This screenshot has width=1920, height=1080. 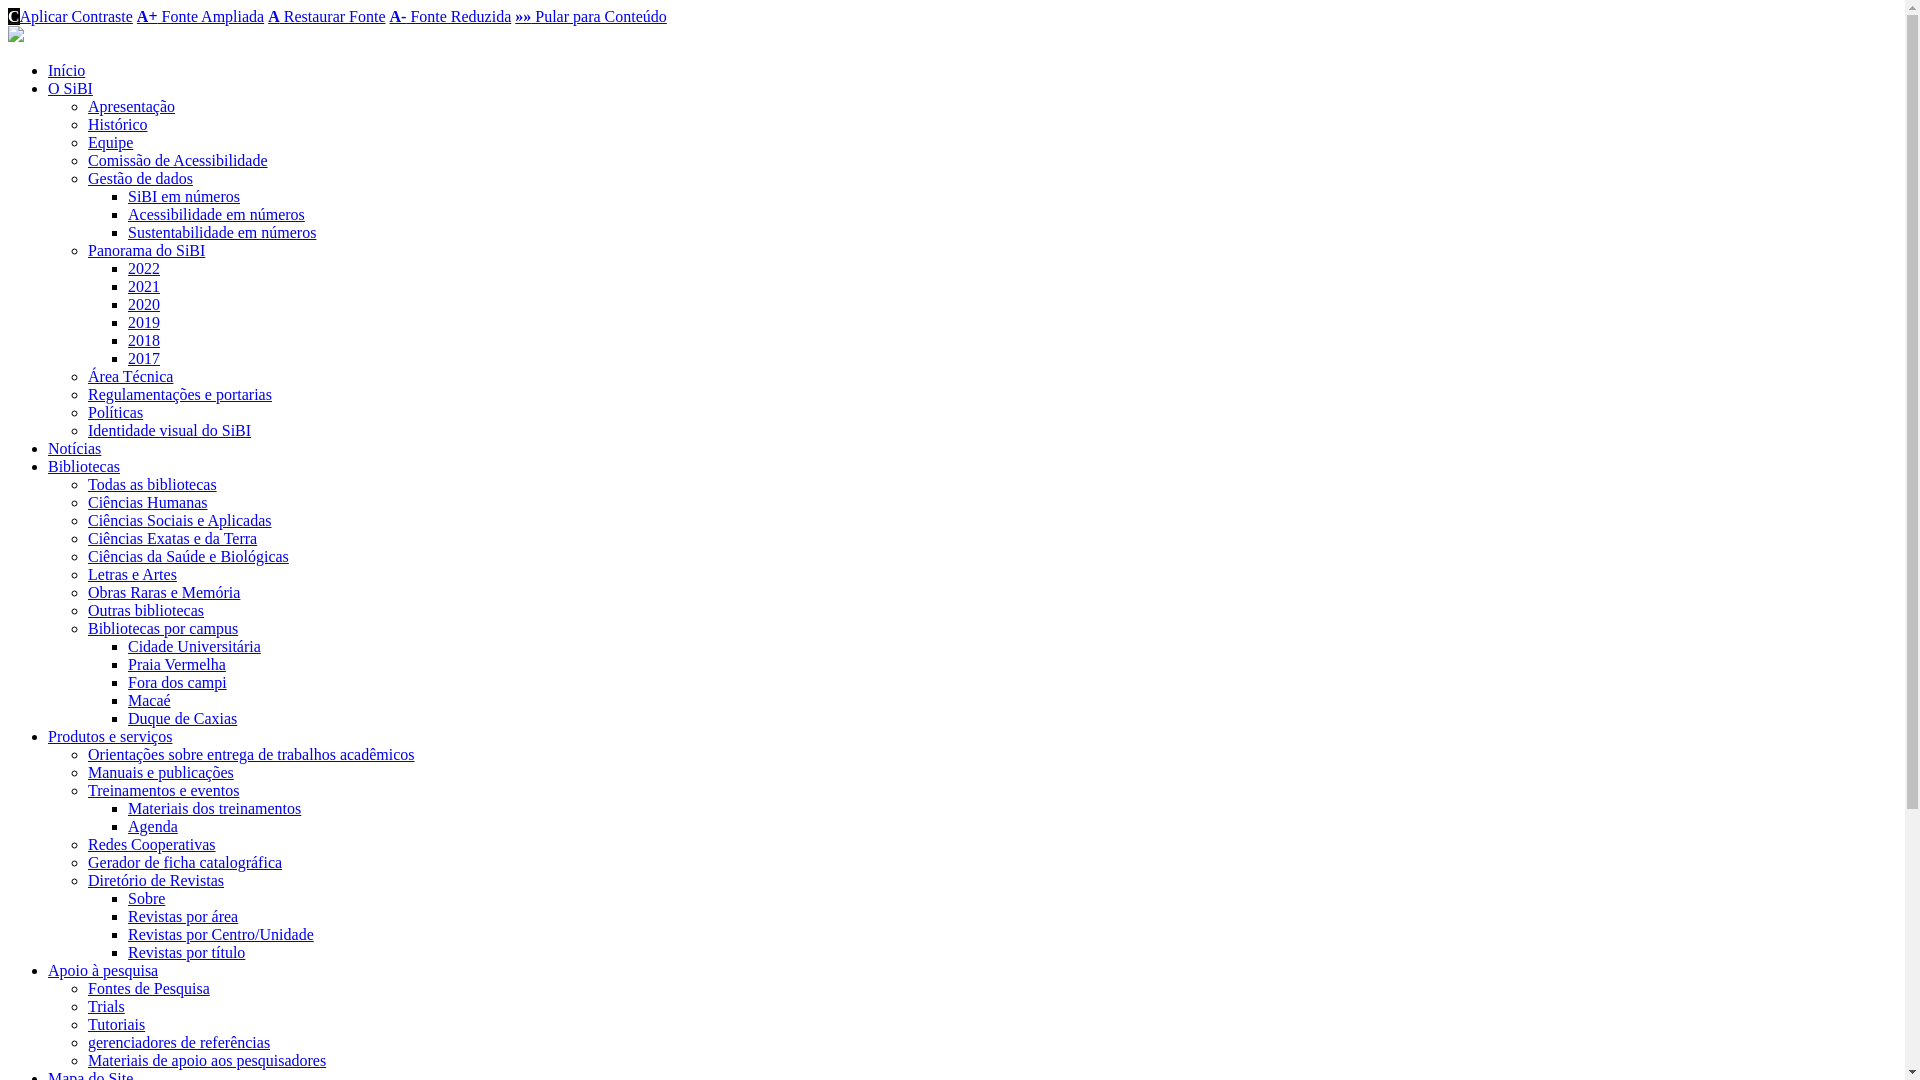 I want to click on 'Materiais de apoio aos pesquisadores', so click(x=206, y=1059).